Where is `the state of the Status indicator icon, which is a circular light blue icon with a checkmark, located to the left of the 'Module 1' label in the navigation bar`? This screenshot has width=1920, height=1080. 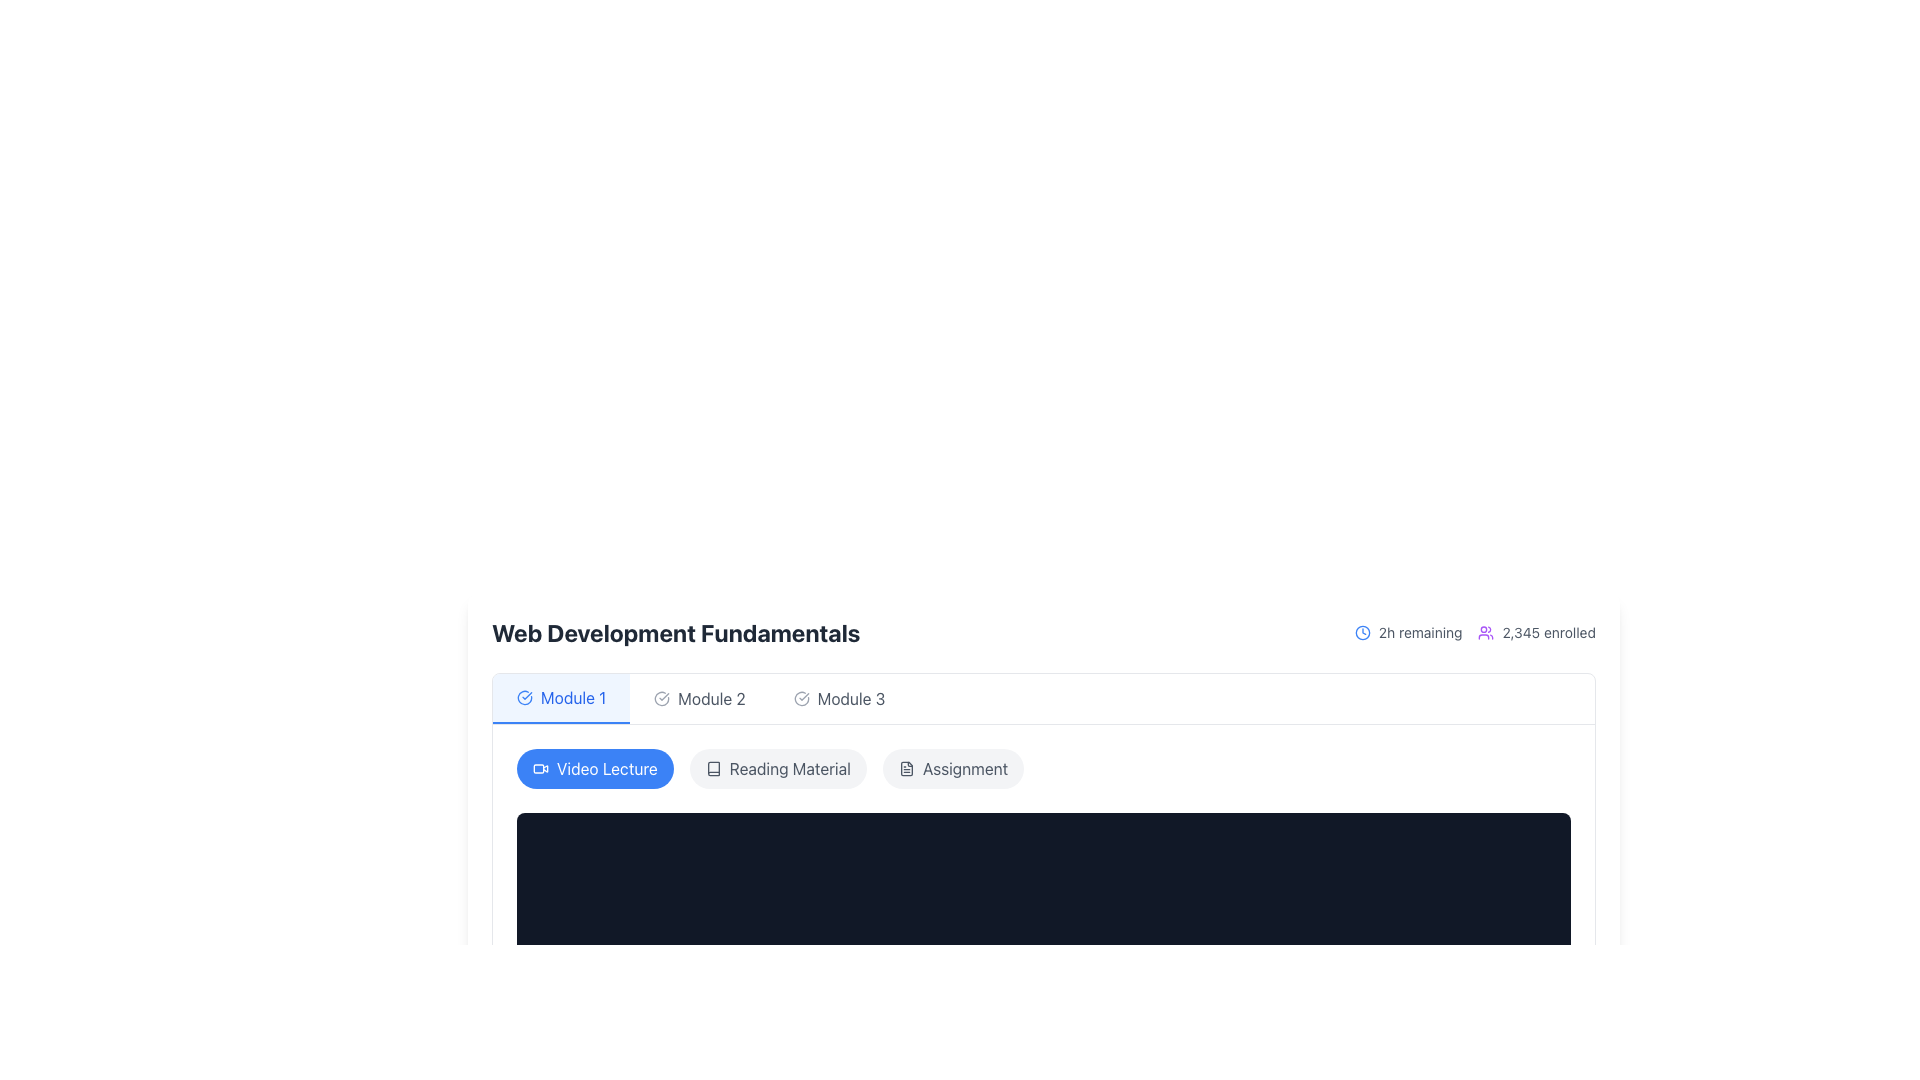
the state of the Status indicator icon, which is a circular light blue icon with a checkmark, located to the left of the 'Module 1' label in the navigation bar is located at coordinates (524, 697).